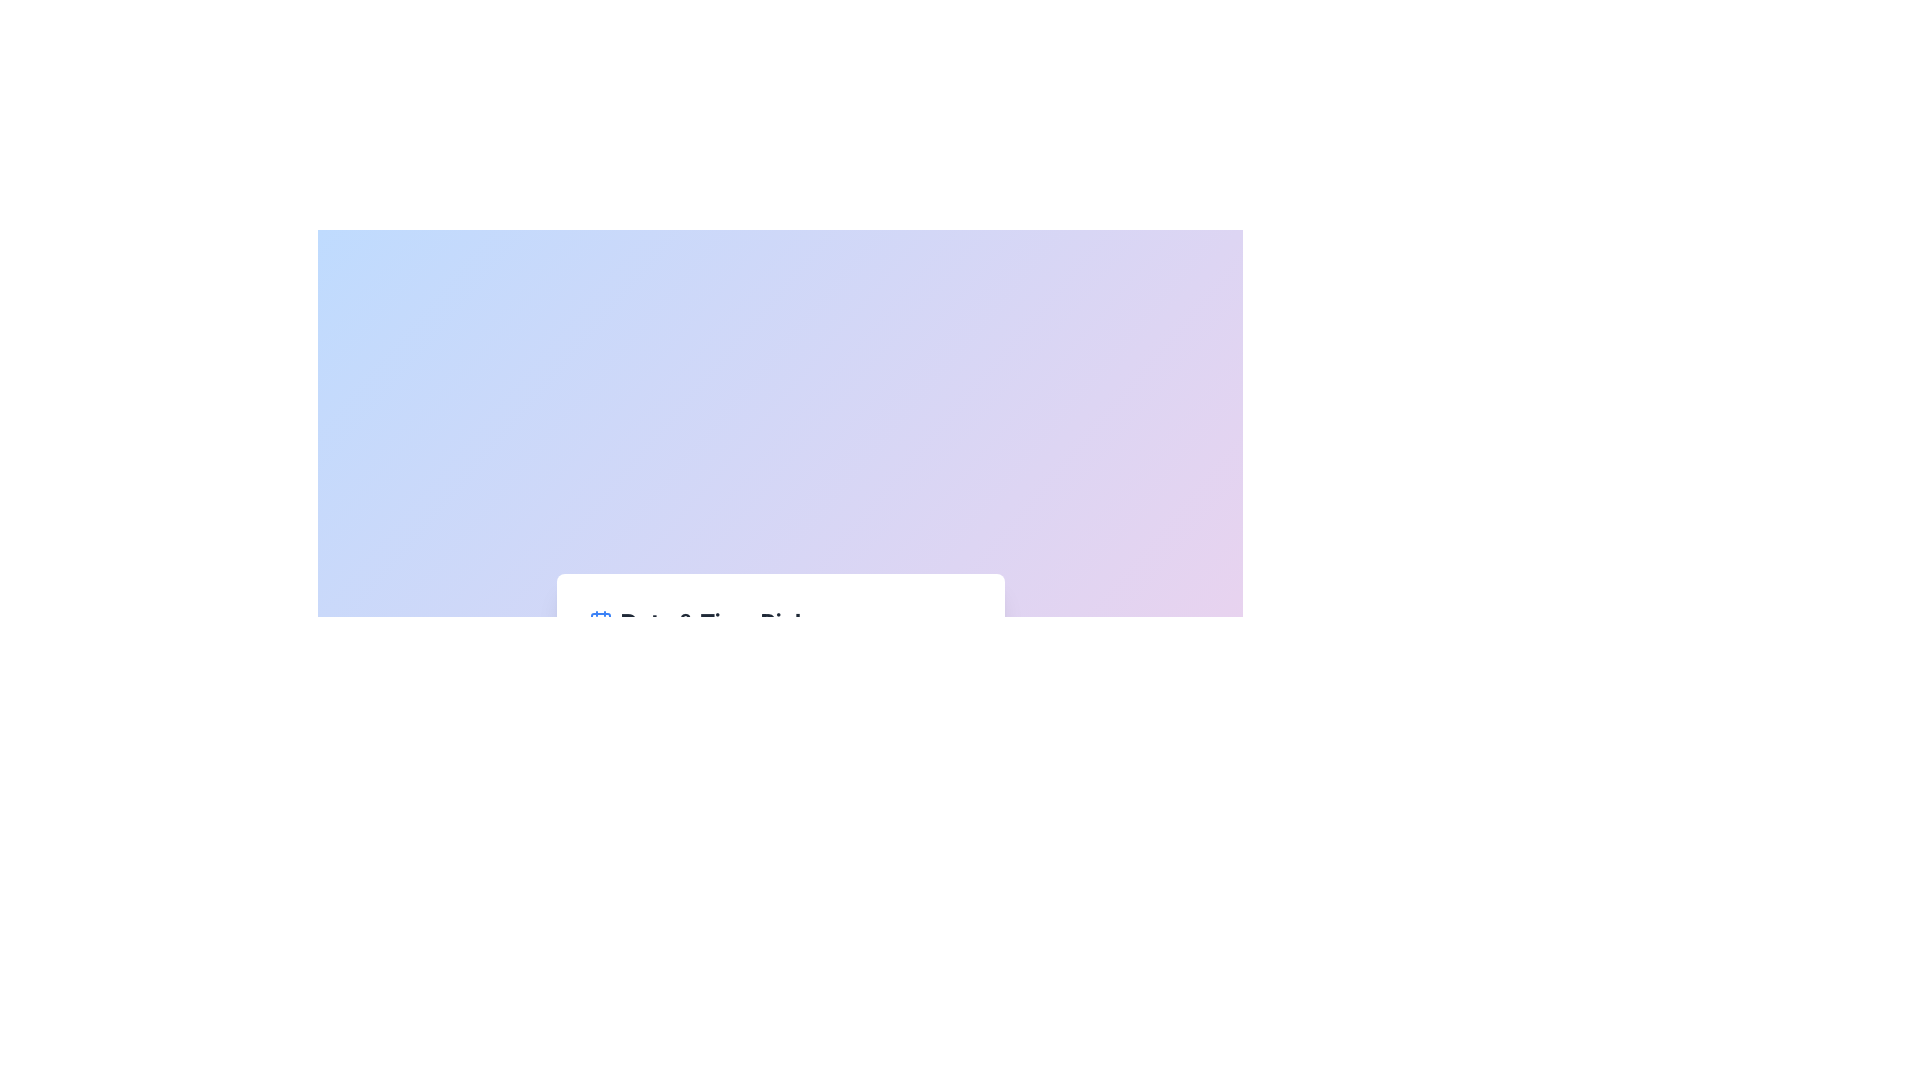 This screenshot has height=1080, width=1920. I want to click on the graphical component representing the main body of the calendar icon, which is located beneath the two vertical lines and above a horizontal line within the calendar on the card interface, so click(599, 622).